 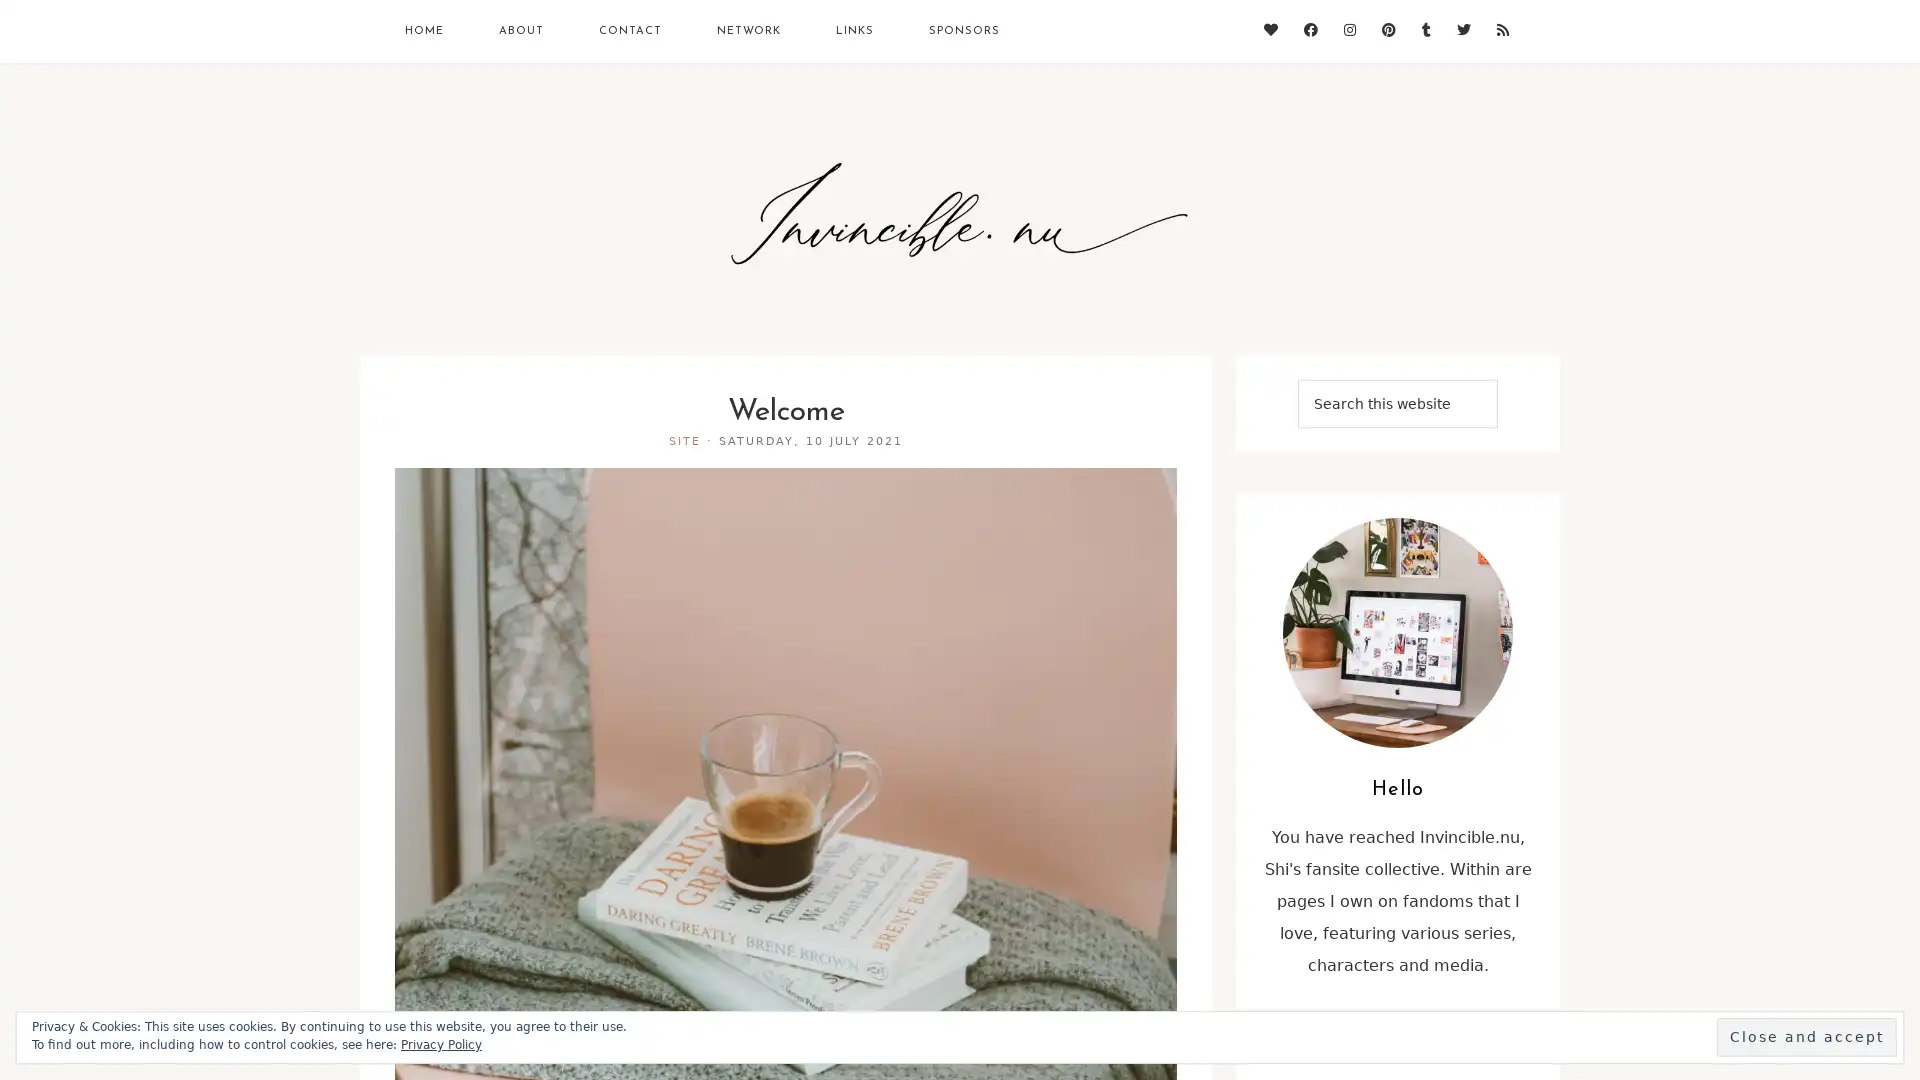 What do you see at coordinates (1329, 426) in the screenshot?
I see `GO` at bounding box center [1329, 426].